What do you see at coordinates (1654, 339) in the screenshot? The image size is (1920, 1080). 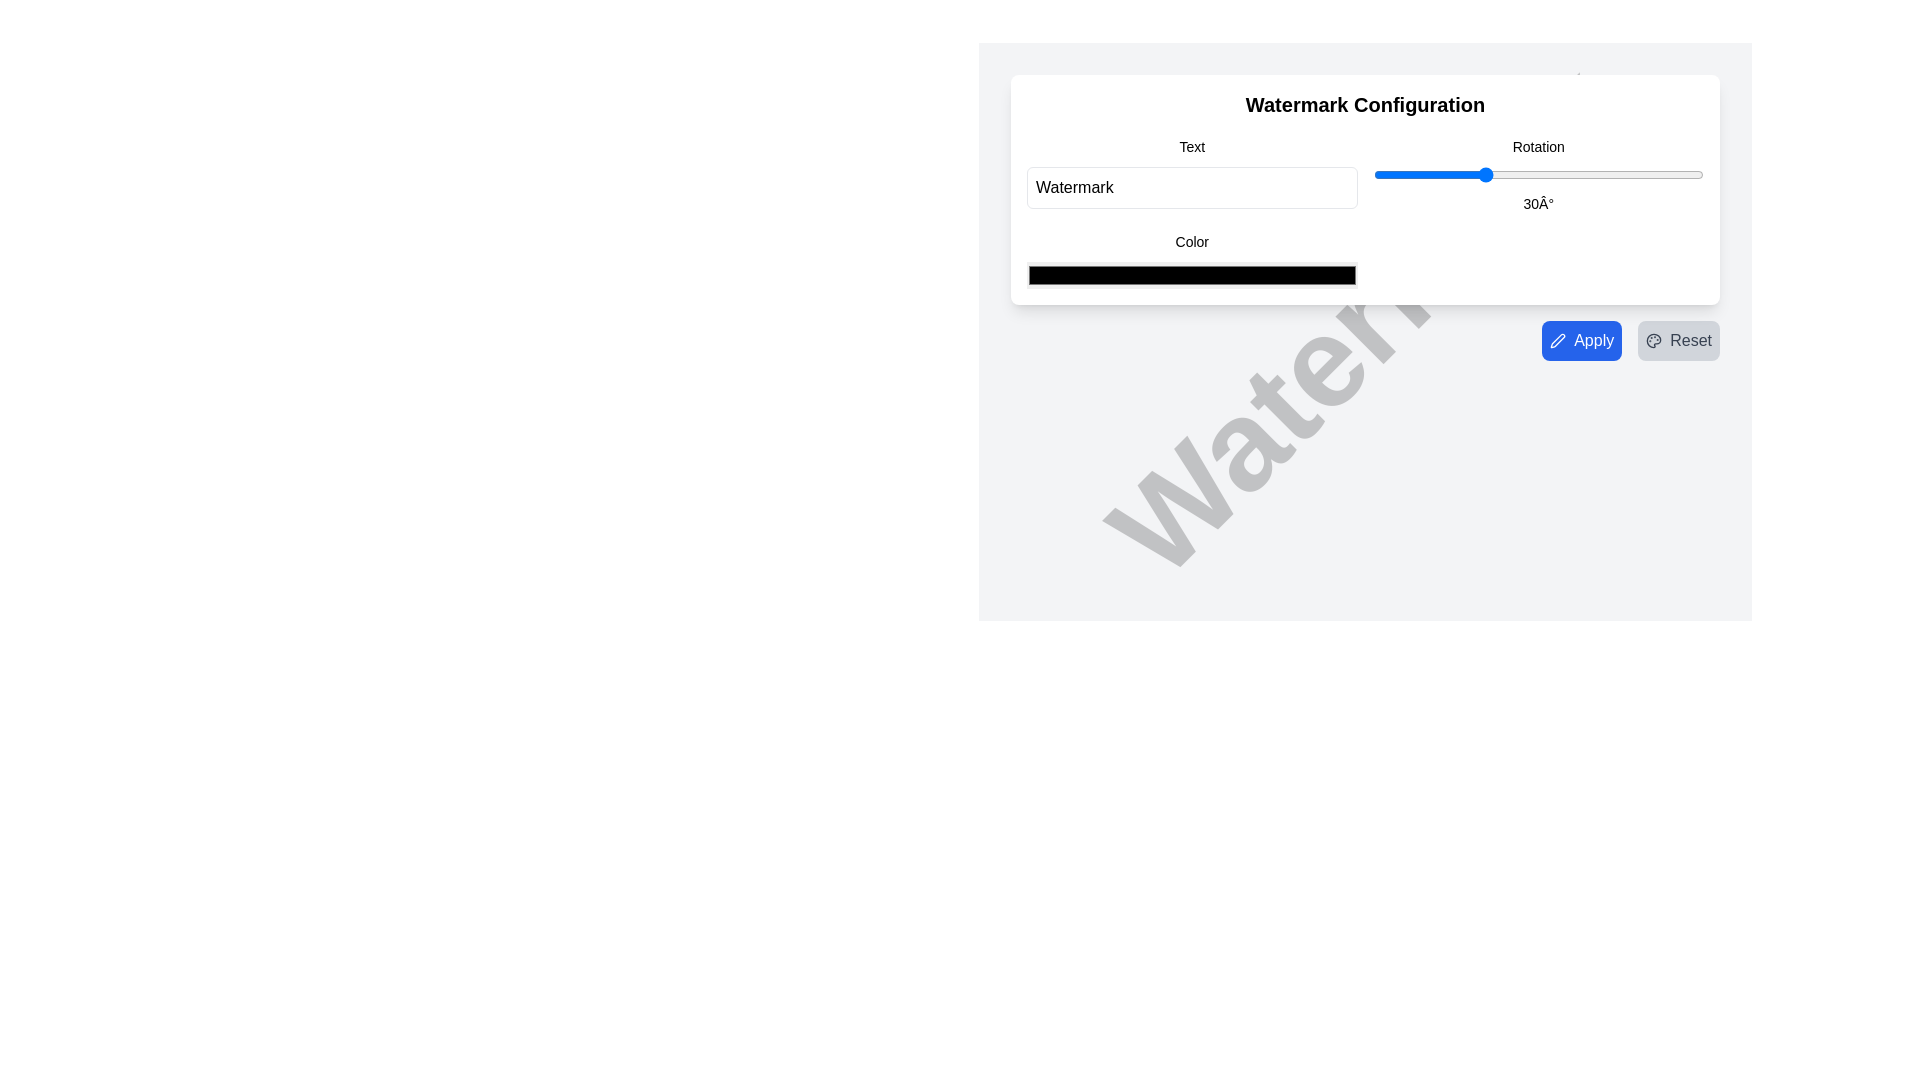 I see `the reset icon located to the left of the 'Reset' button text label` at bounding box center [1654, 339].